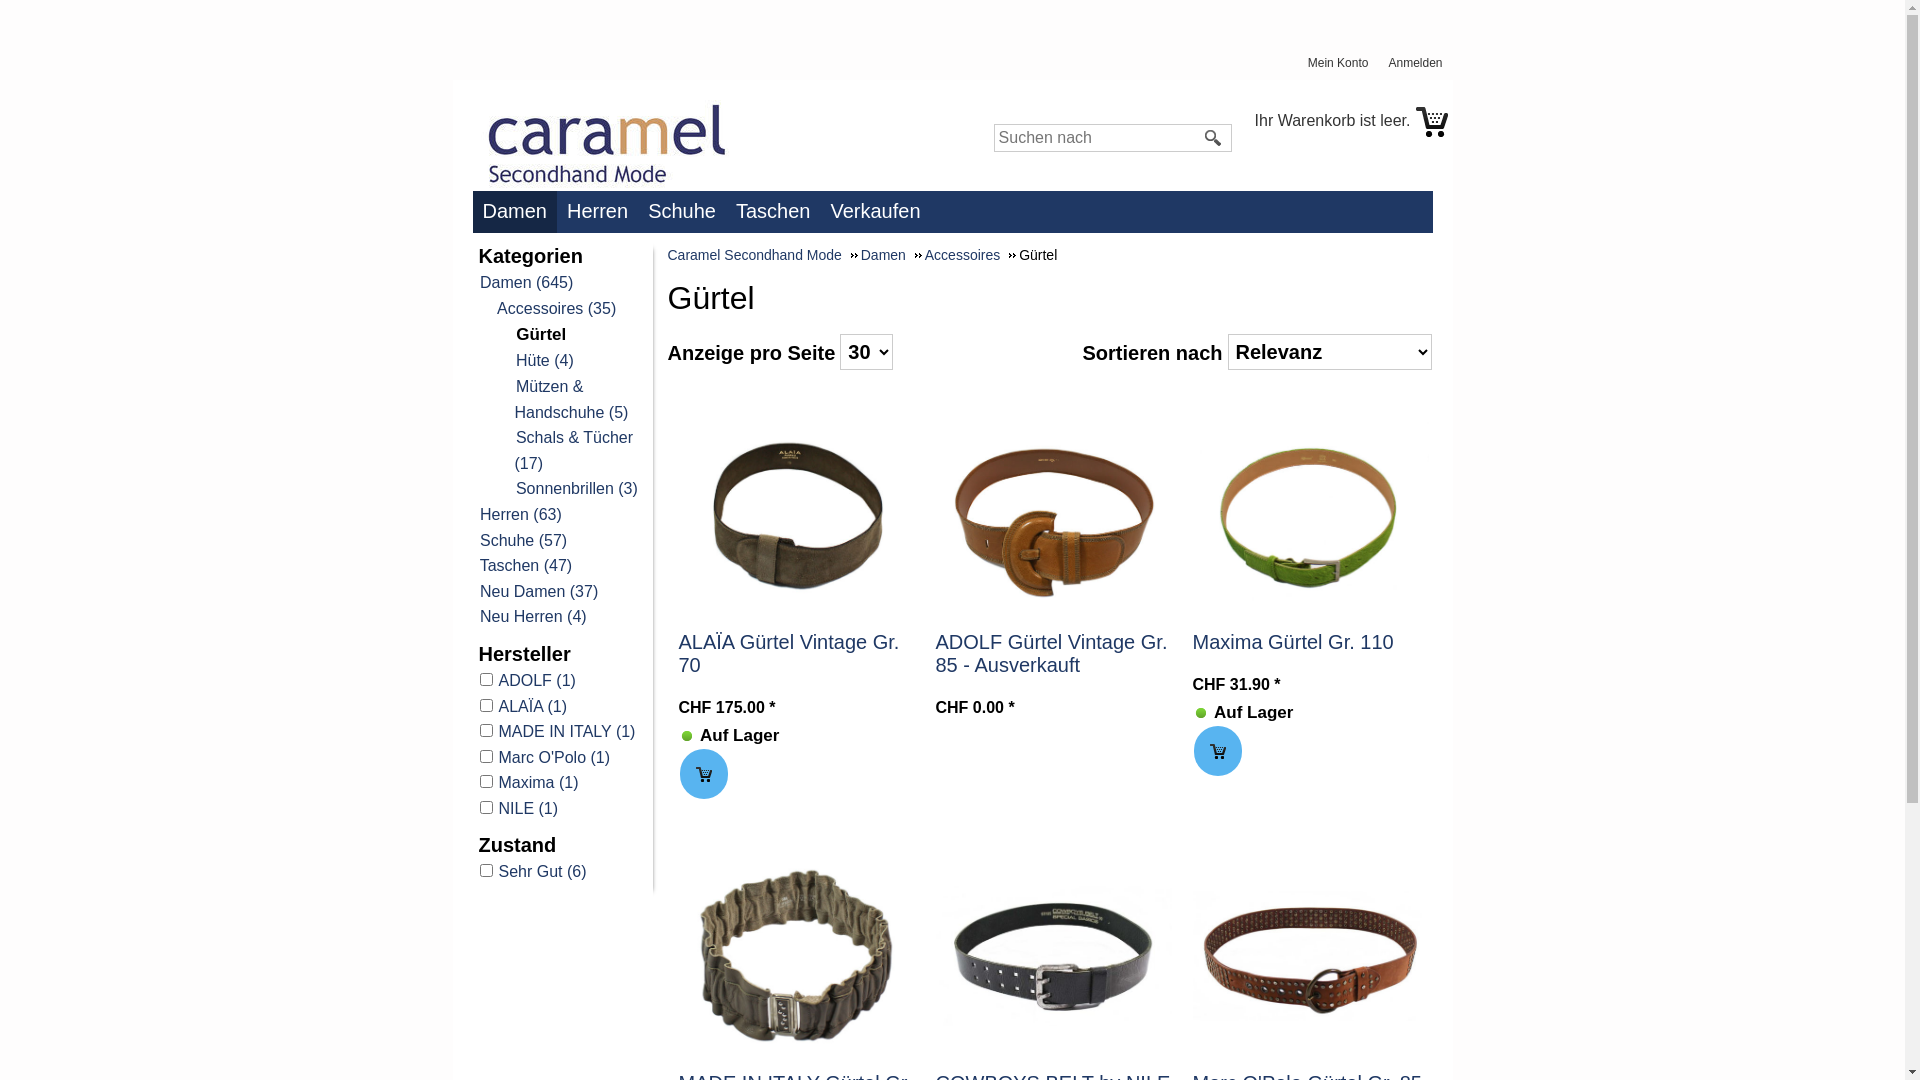 The width and height of the screenshot is (1920, 1080). What do you see at coordinates (477, 540) in the screenshot?
I see `'Schuhe (57)'` at bounding box center [477, 540].